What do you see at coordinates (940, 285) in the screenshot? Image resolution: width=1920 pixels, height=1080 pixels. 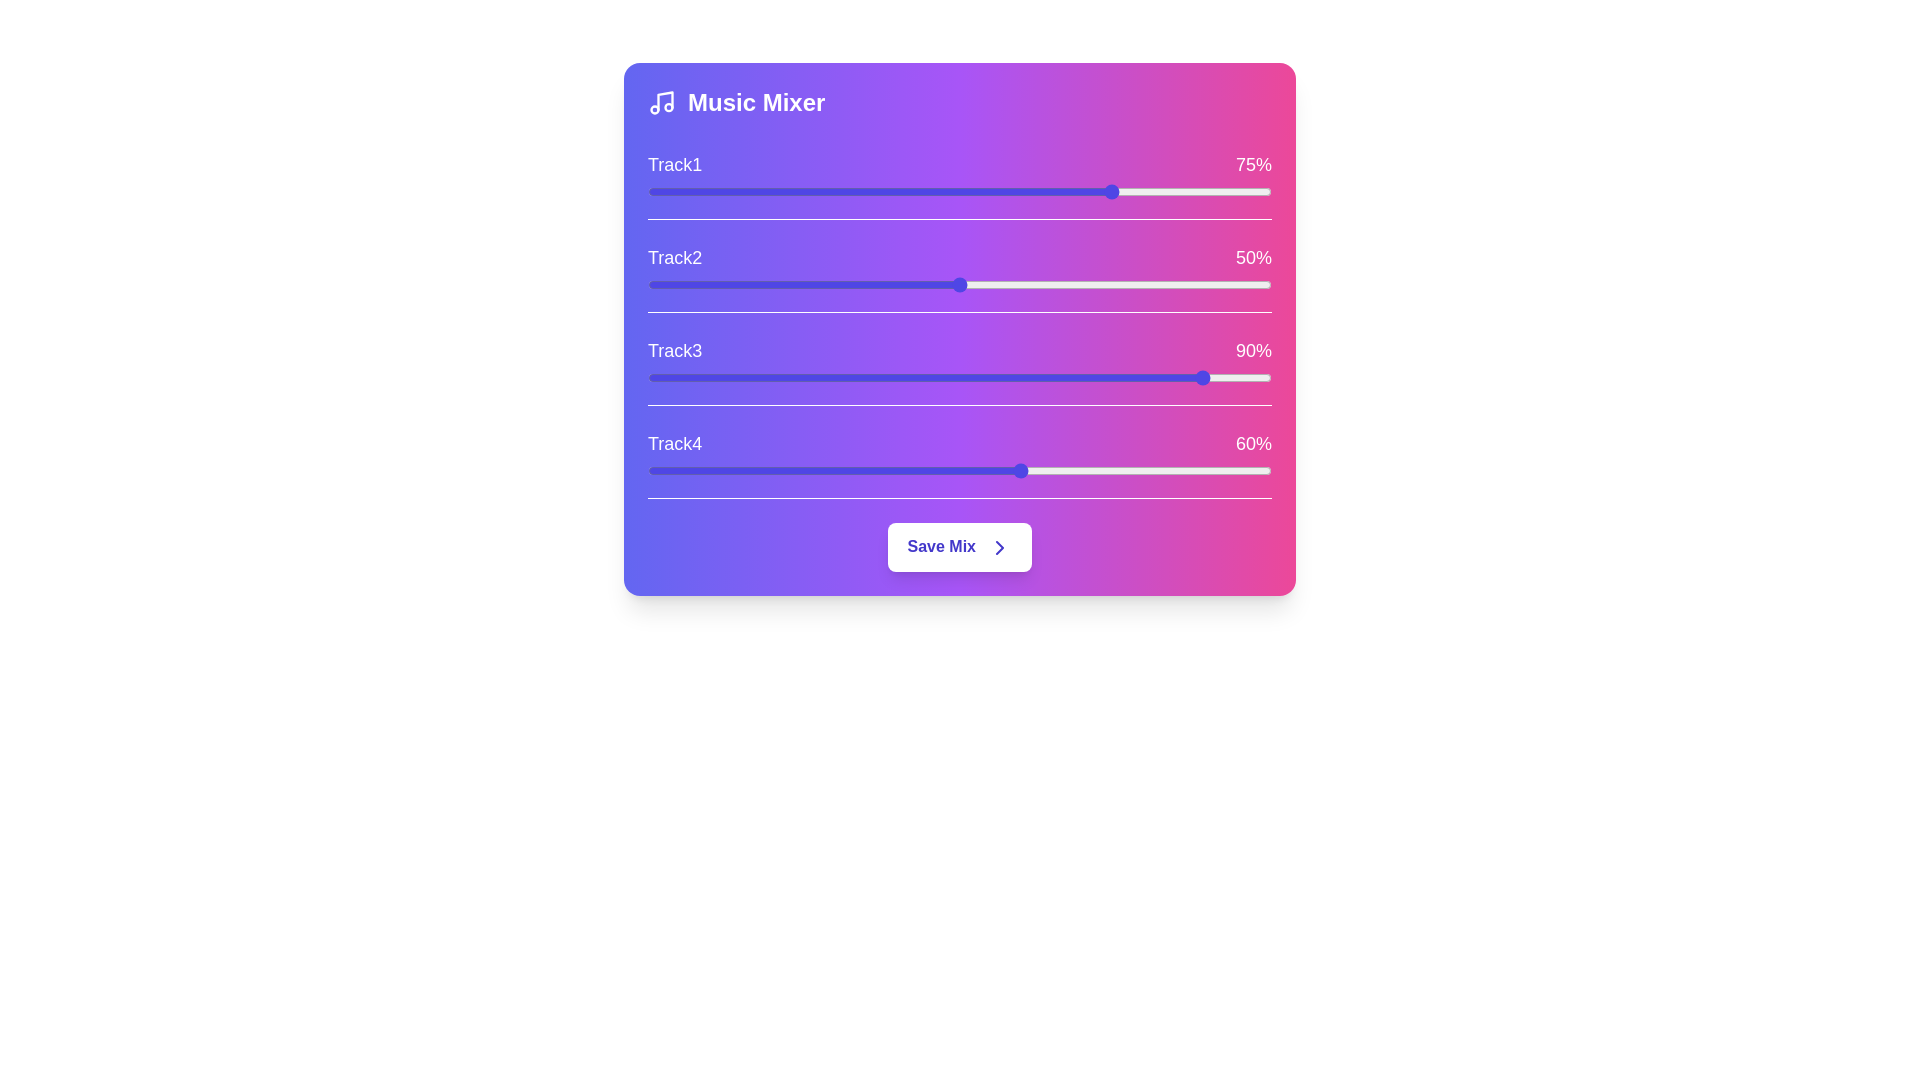 I see `the slider for Track2 to set its level to 47%` at bounding box center [940, 285].